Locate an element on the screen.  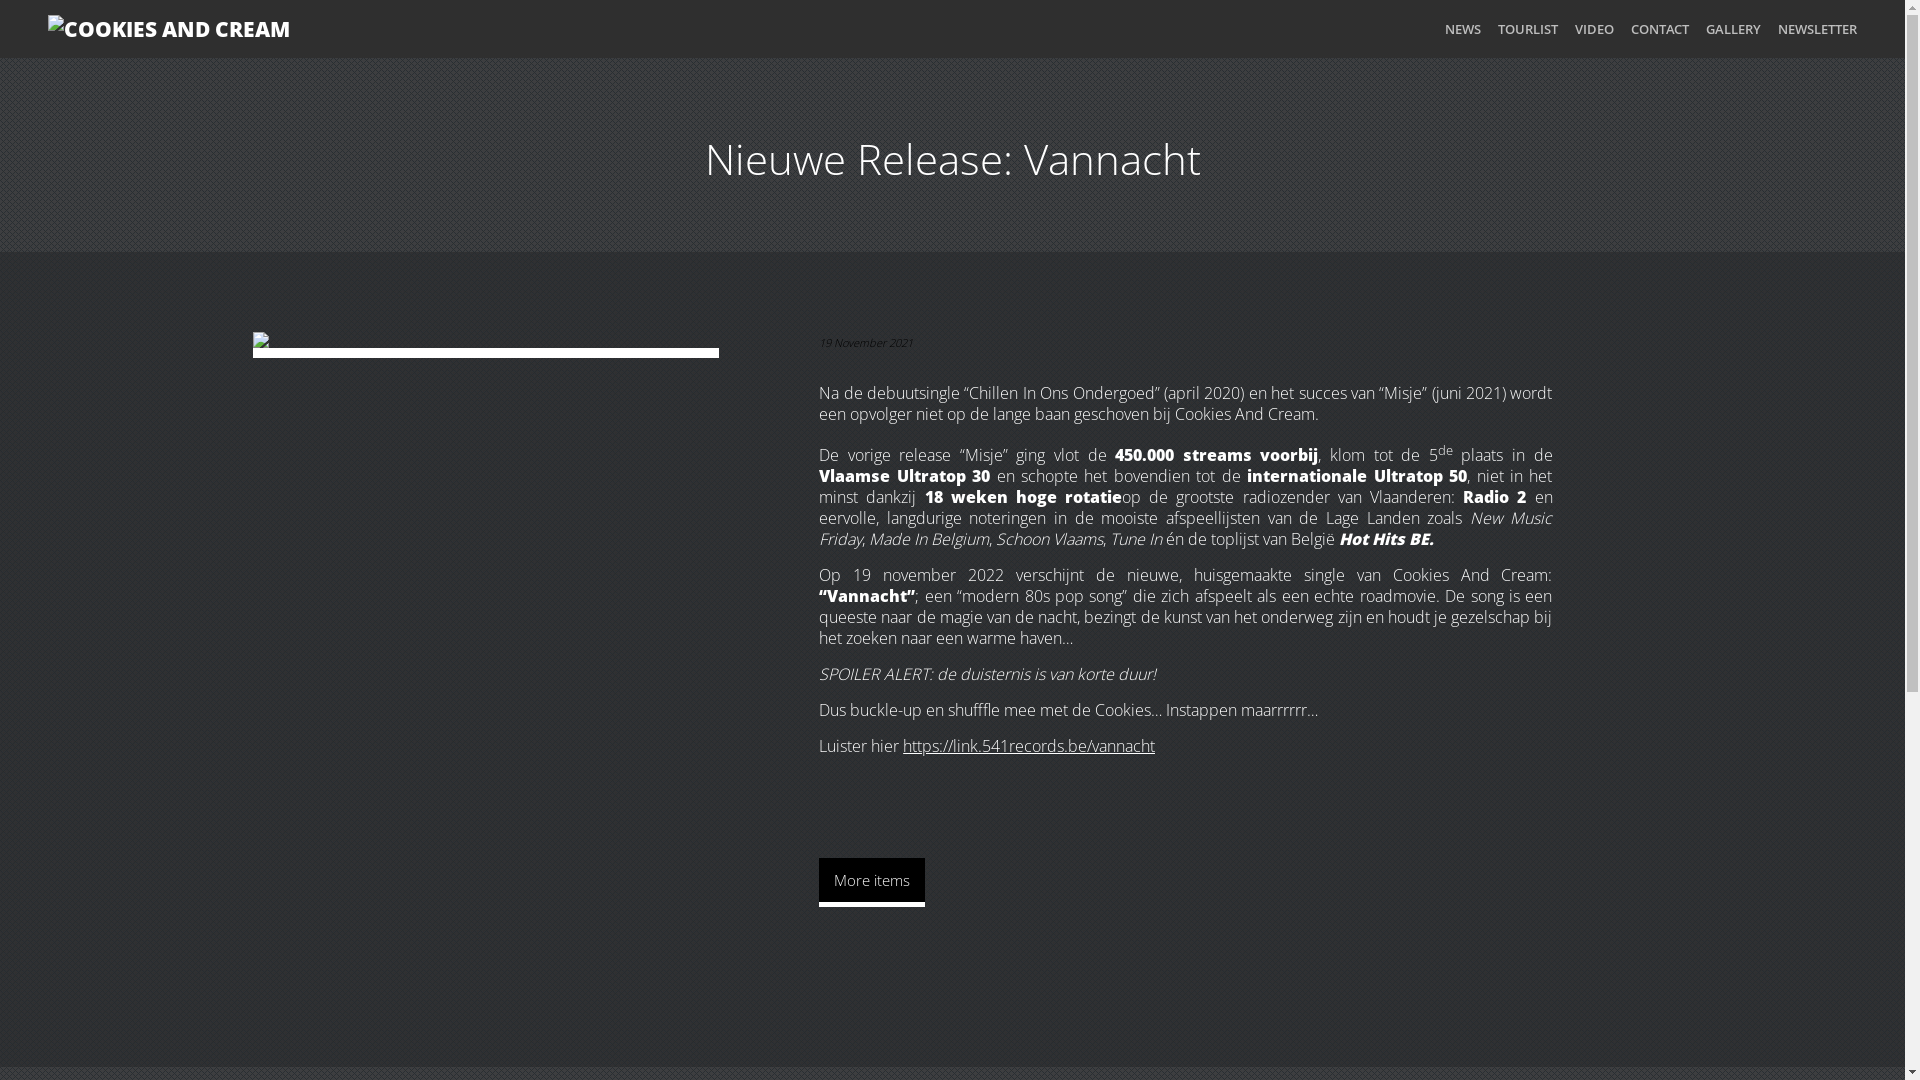
'More items' is located at coordinates (872, 881).